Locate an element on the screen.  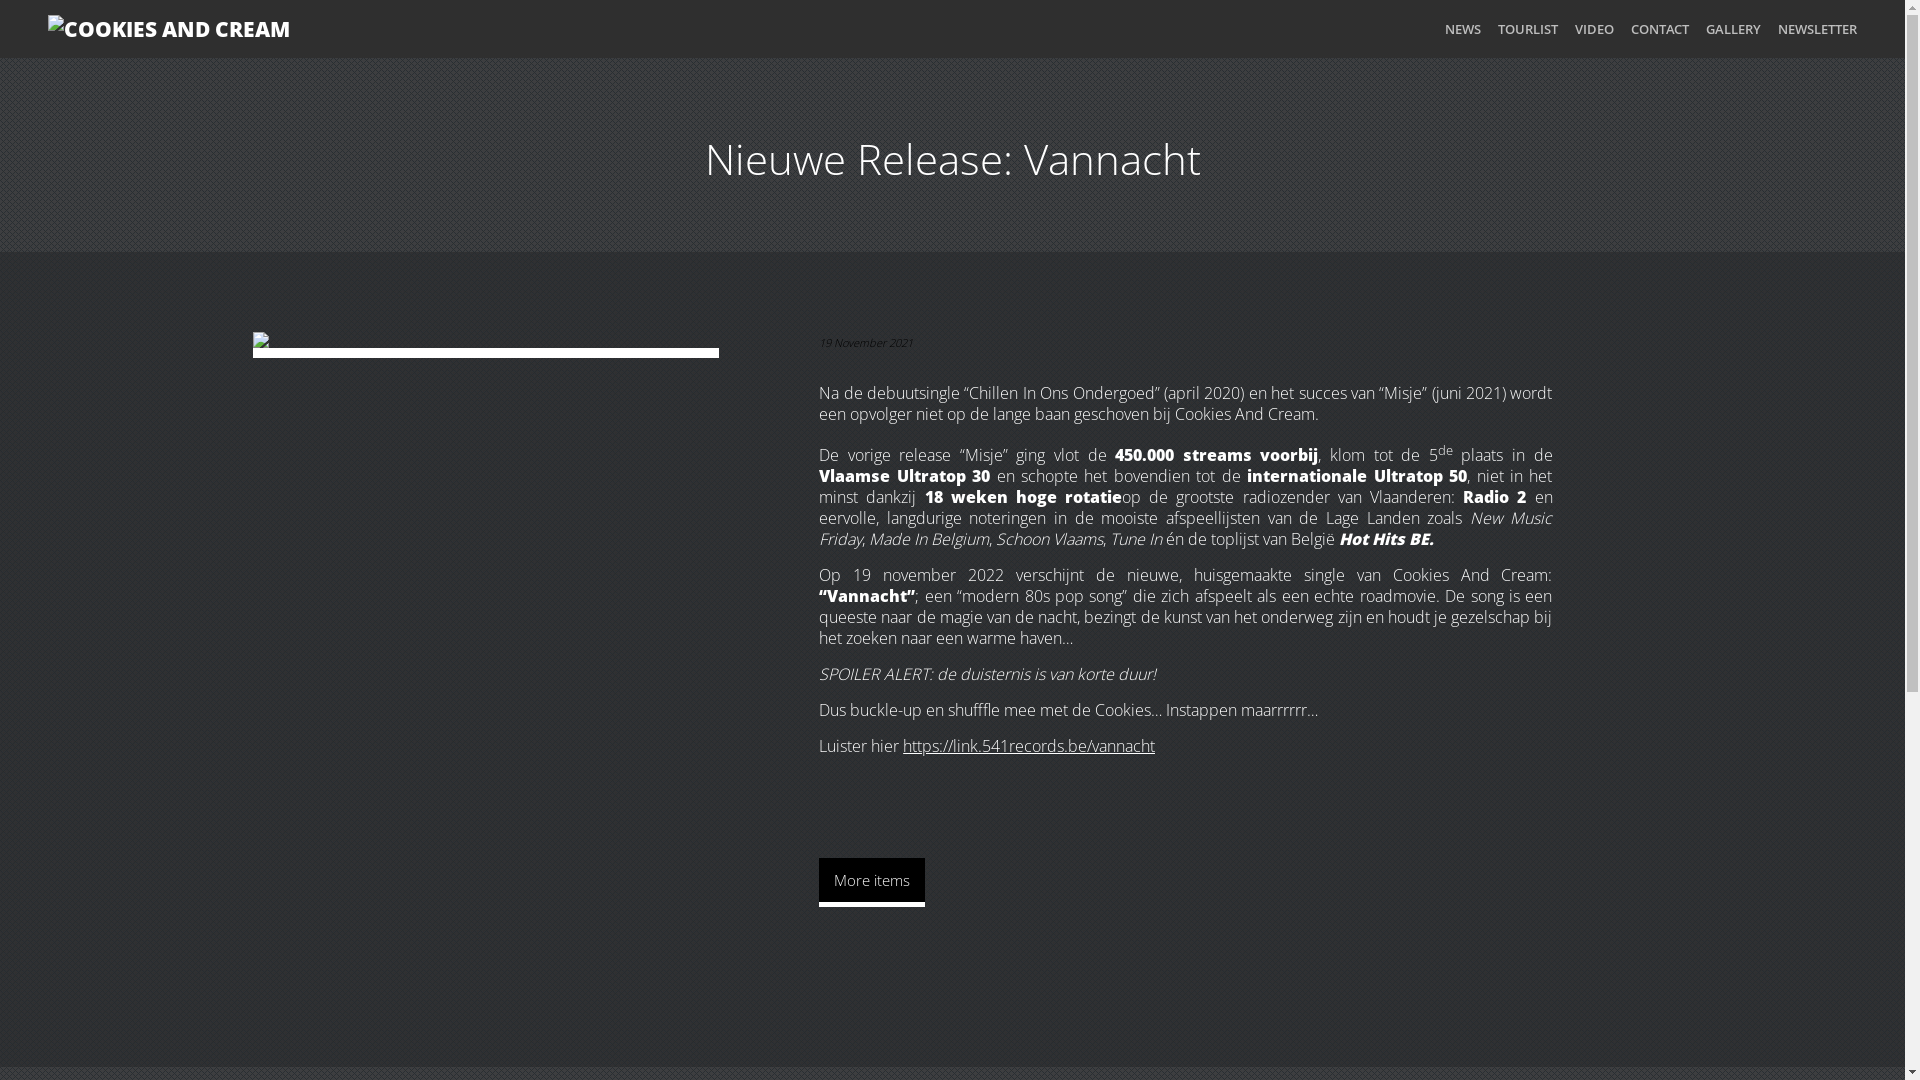
'More items' is located at coordinates (872, 881).